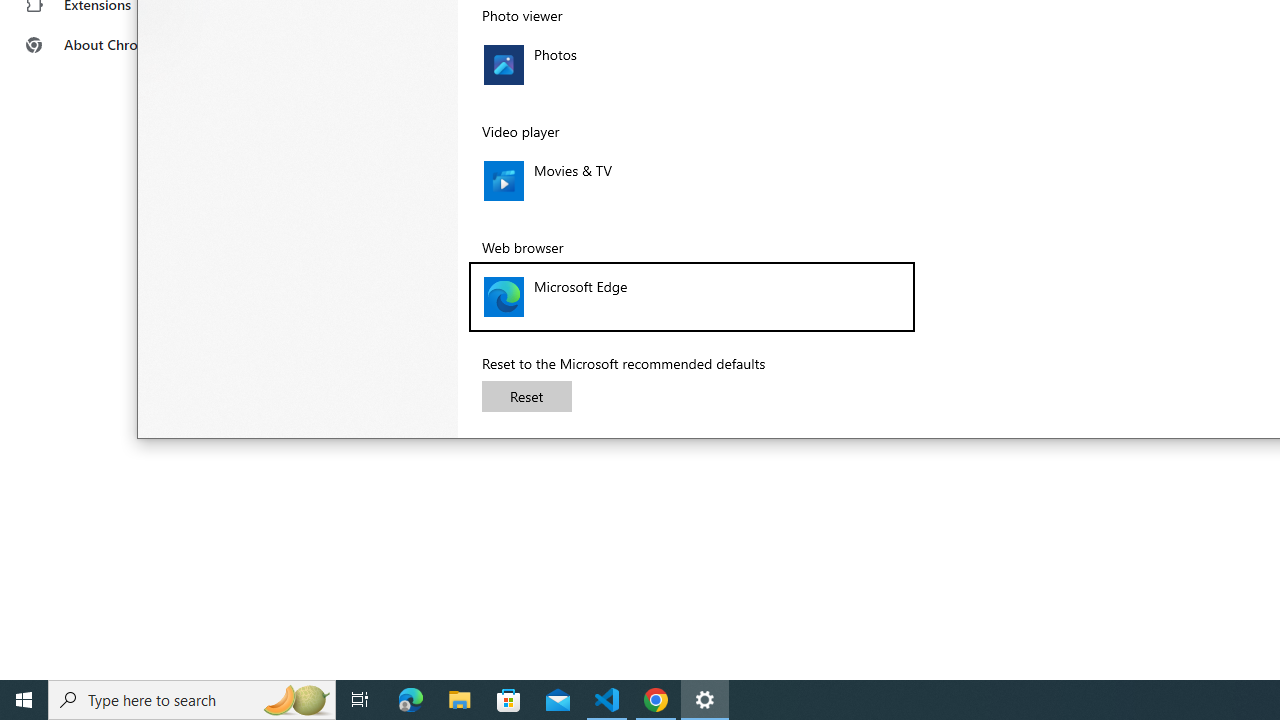 The height and width of the screenshot is (720, 1280). I want to click on 'Search highlights icon opens search home window', so click(294, 698).